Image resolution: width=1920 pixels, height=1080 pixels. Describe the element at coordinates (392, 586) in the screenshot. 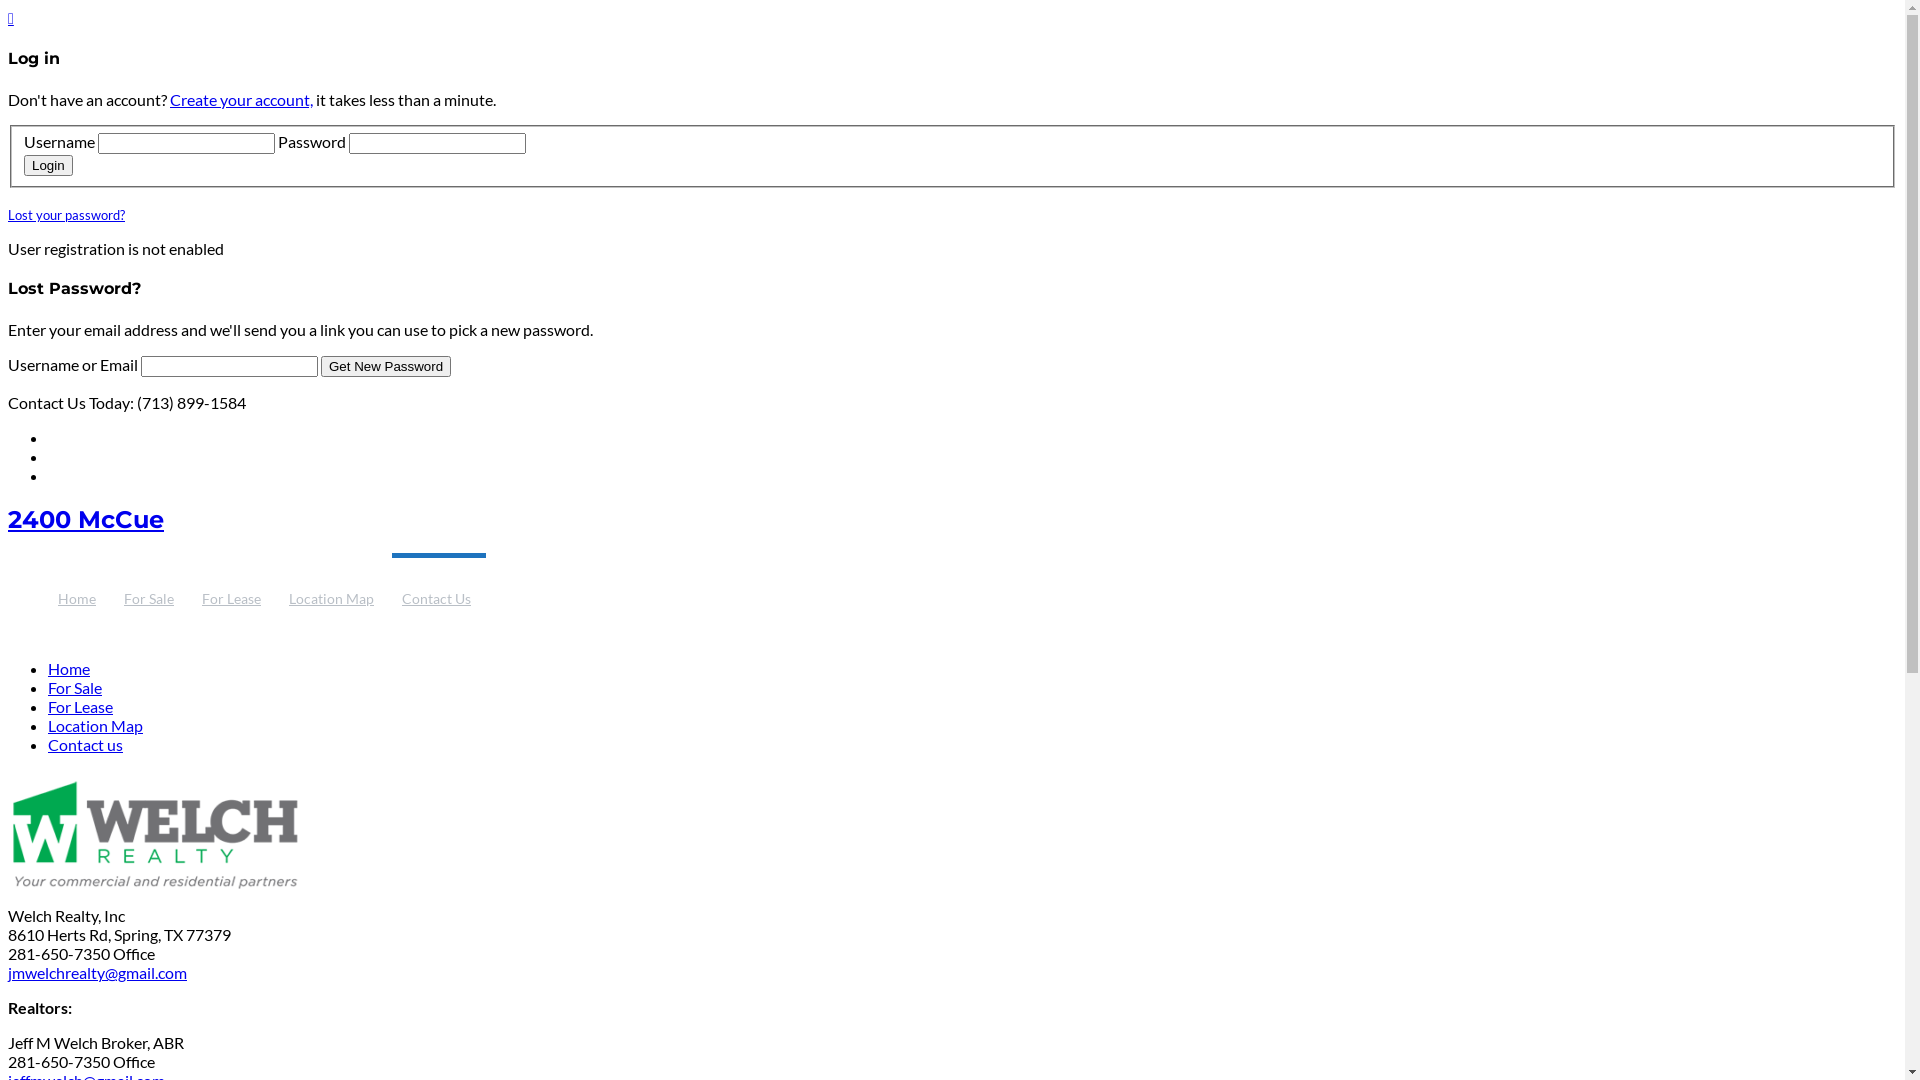

I see `'Contact Us'` at that location.